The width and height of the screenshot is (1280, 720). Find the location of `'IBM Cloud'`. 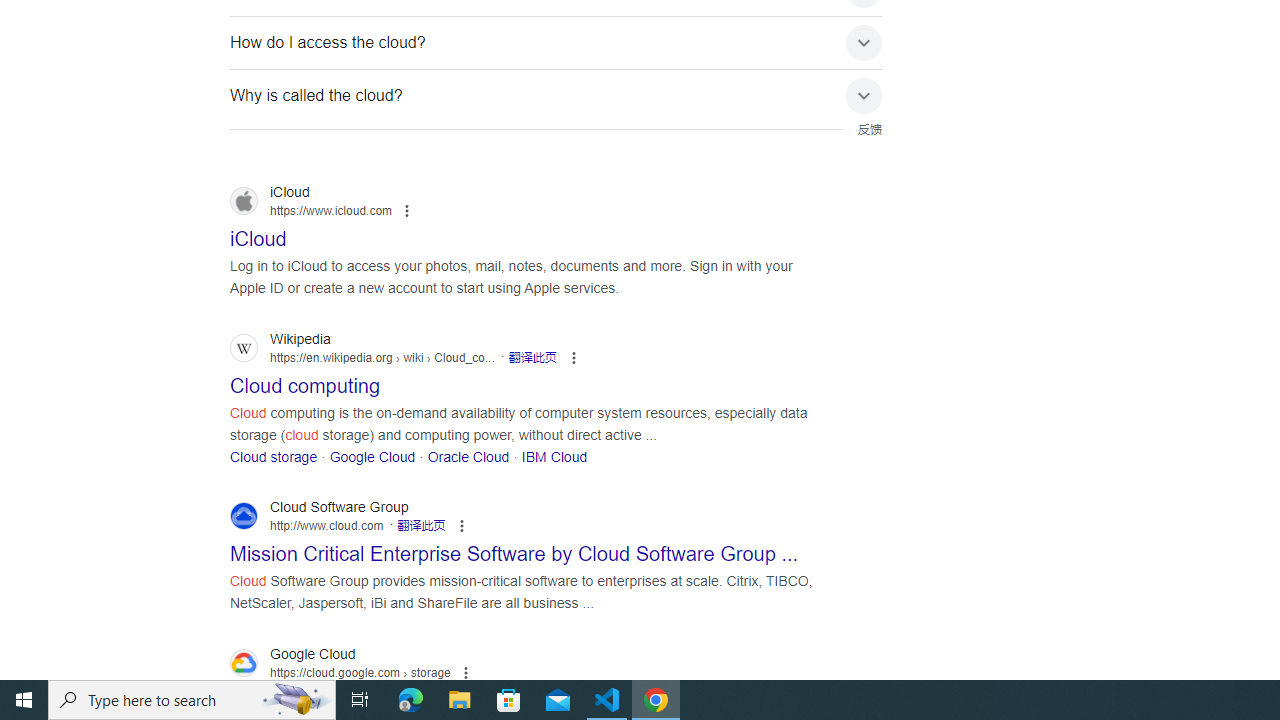

'IBM Cloud' is located at coordinates (554, 456).